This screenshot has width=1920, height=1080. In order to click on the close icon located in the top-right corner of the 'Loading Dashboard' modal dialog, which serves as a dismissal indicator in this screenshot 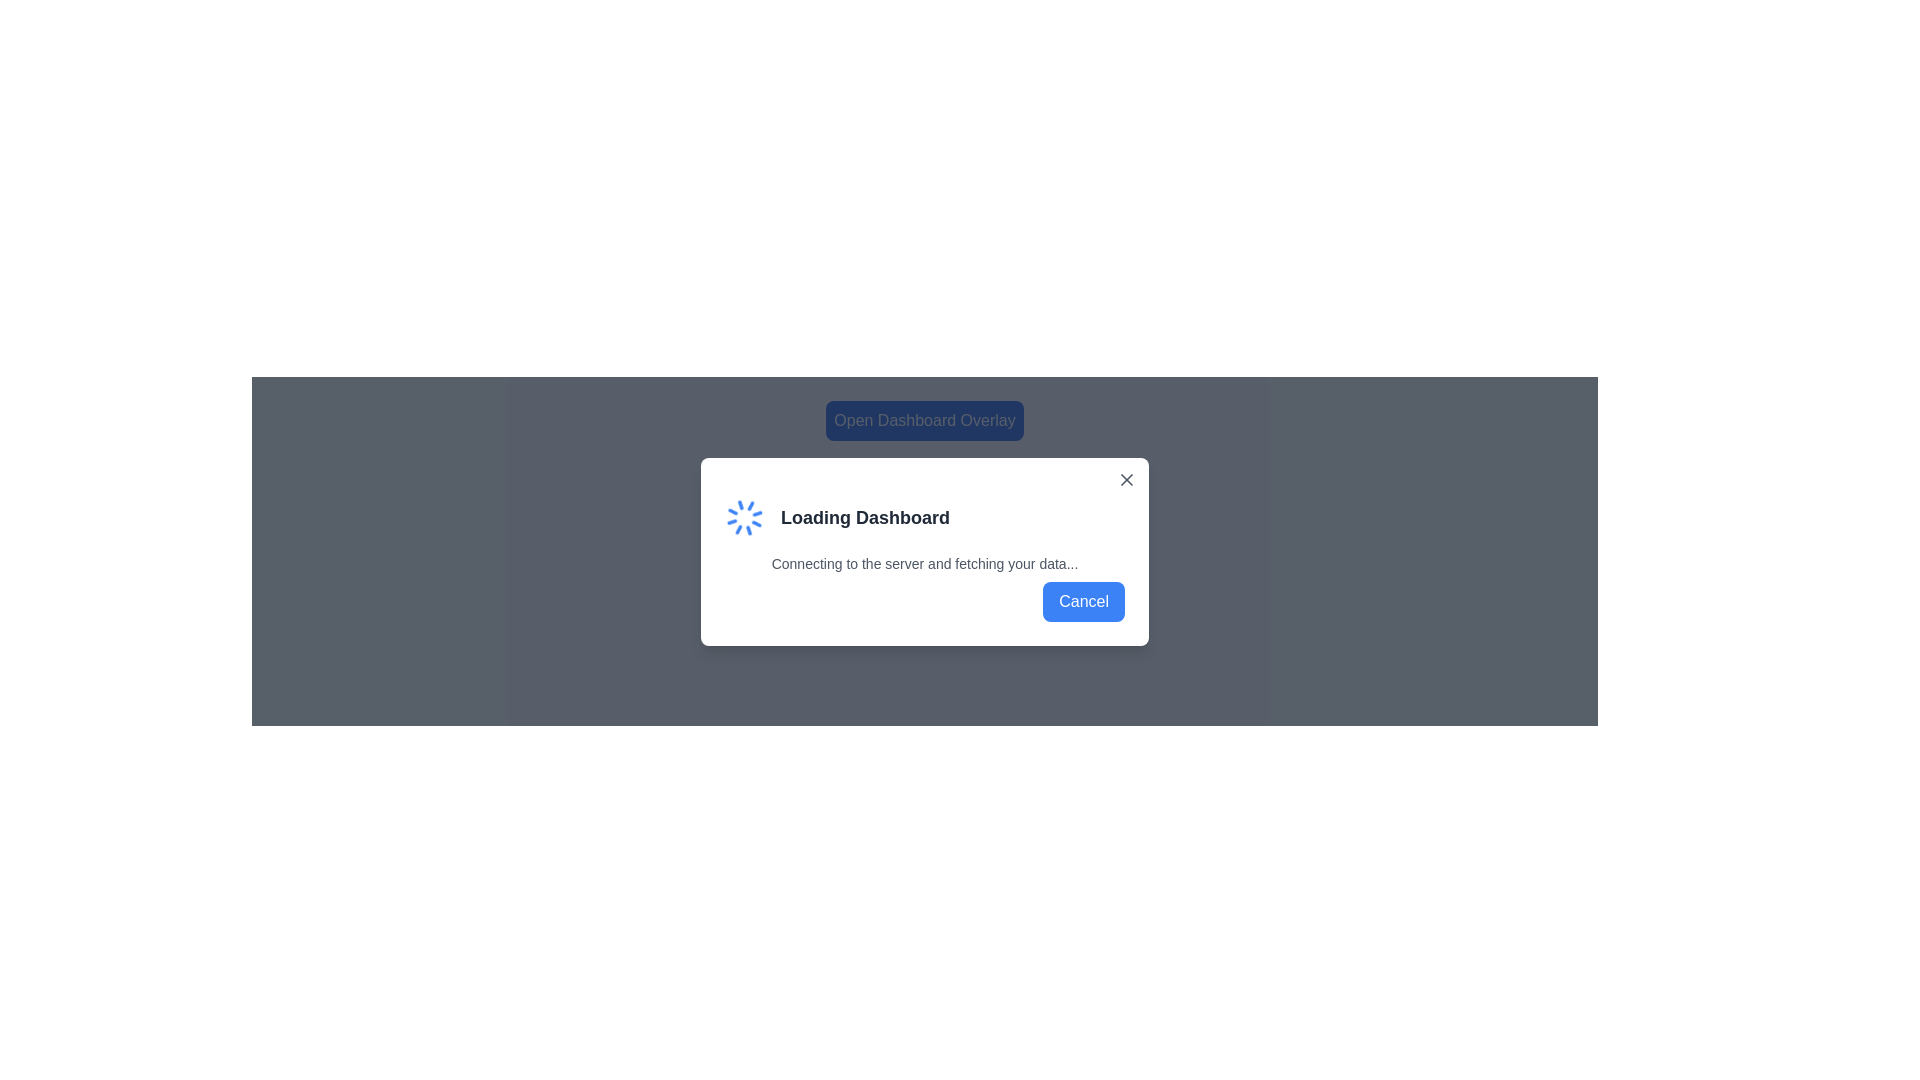, I will do `click(1127, 479)`.